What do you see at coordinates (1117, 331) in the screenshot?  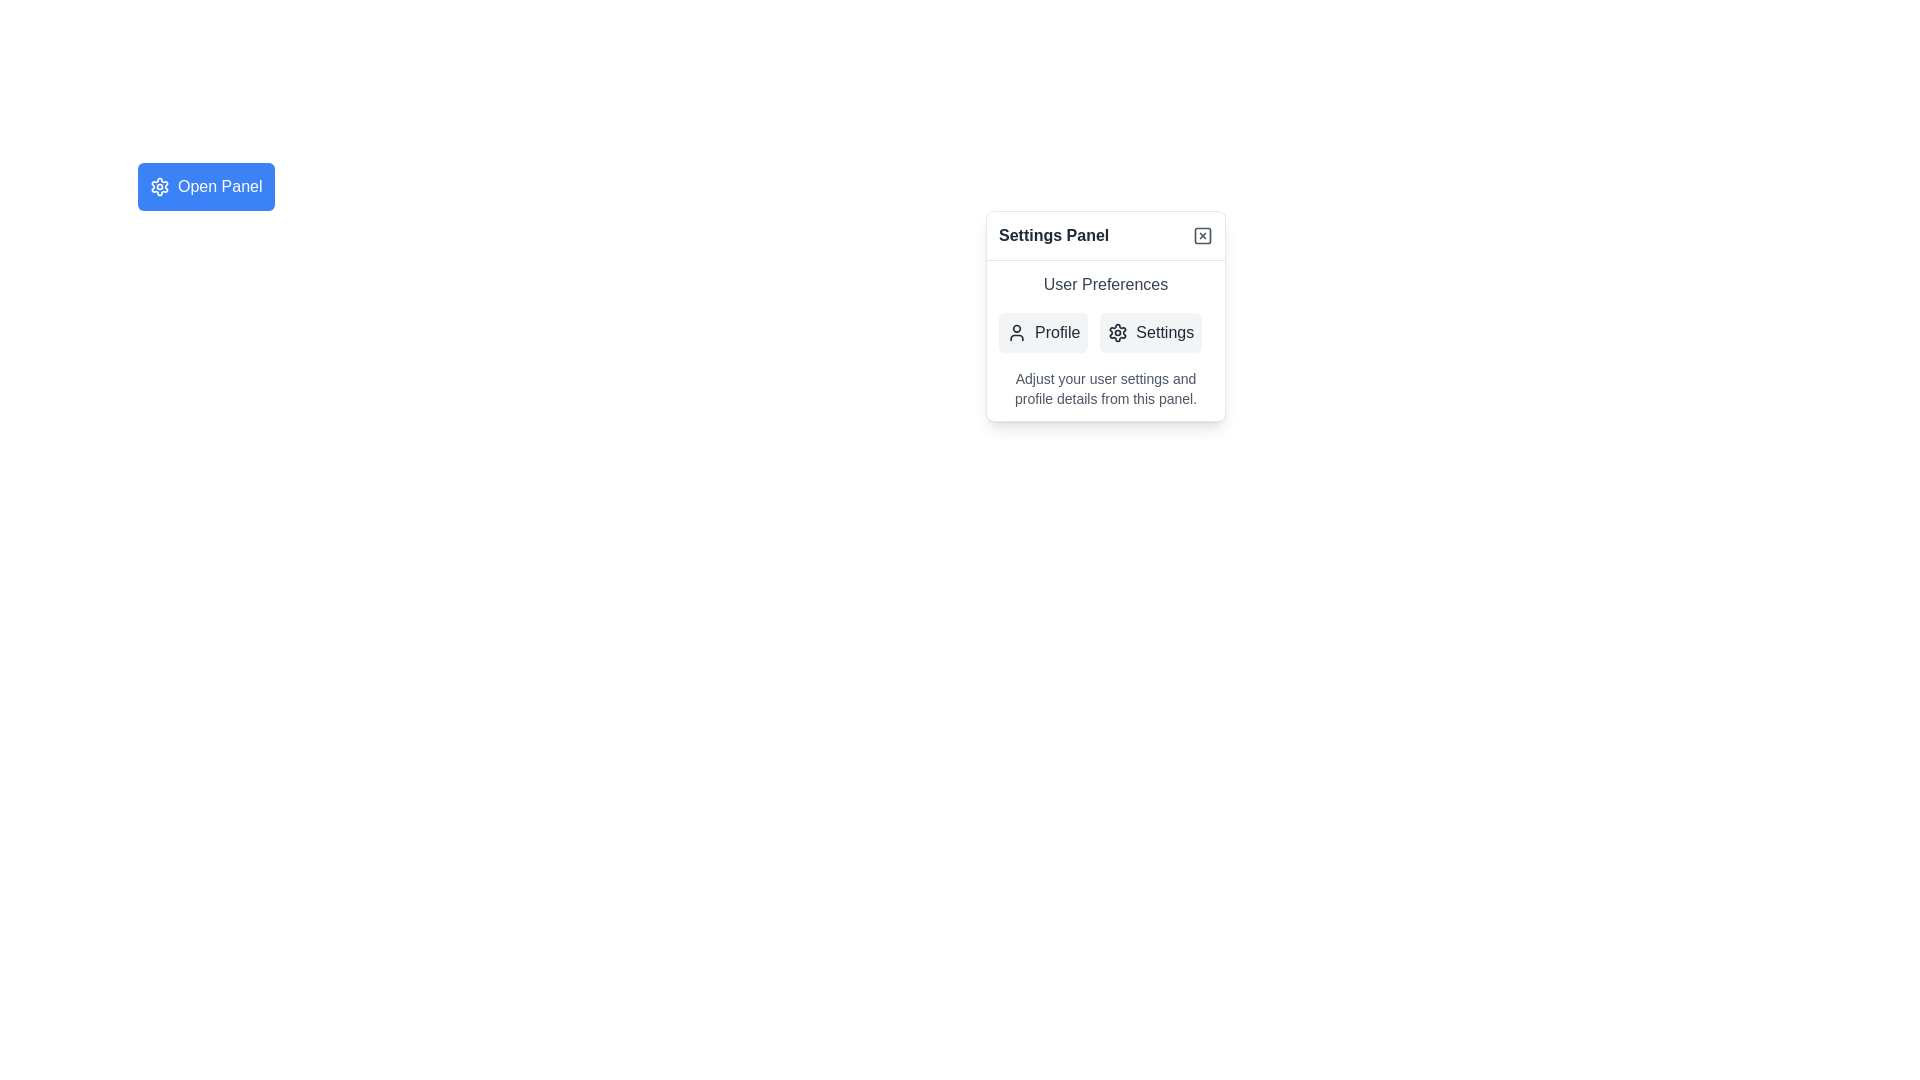 I see `the settings icon located within the 'Settings' button on the 'Settings Panel', which is positioned to the right of the 'Profile' button` at bounding box center [1117, 331].